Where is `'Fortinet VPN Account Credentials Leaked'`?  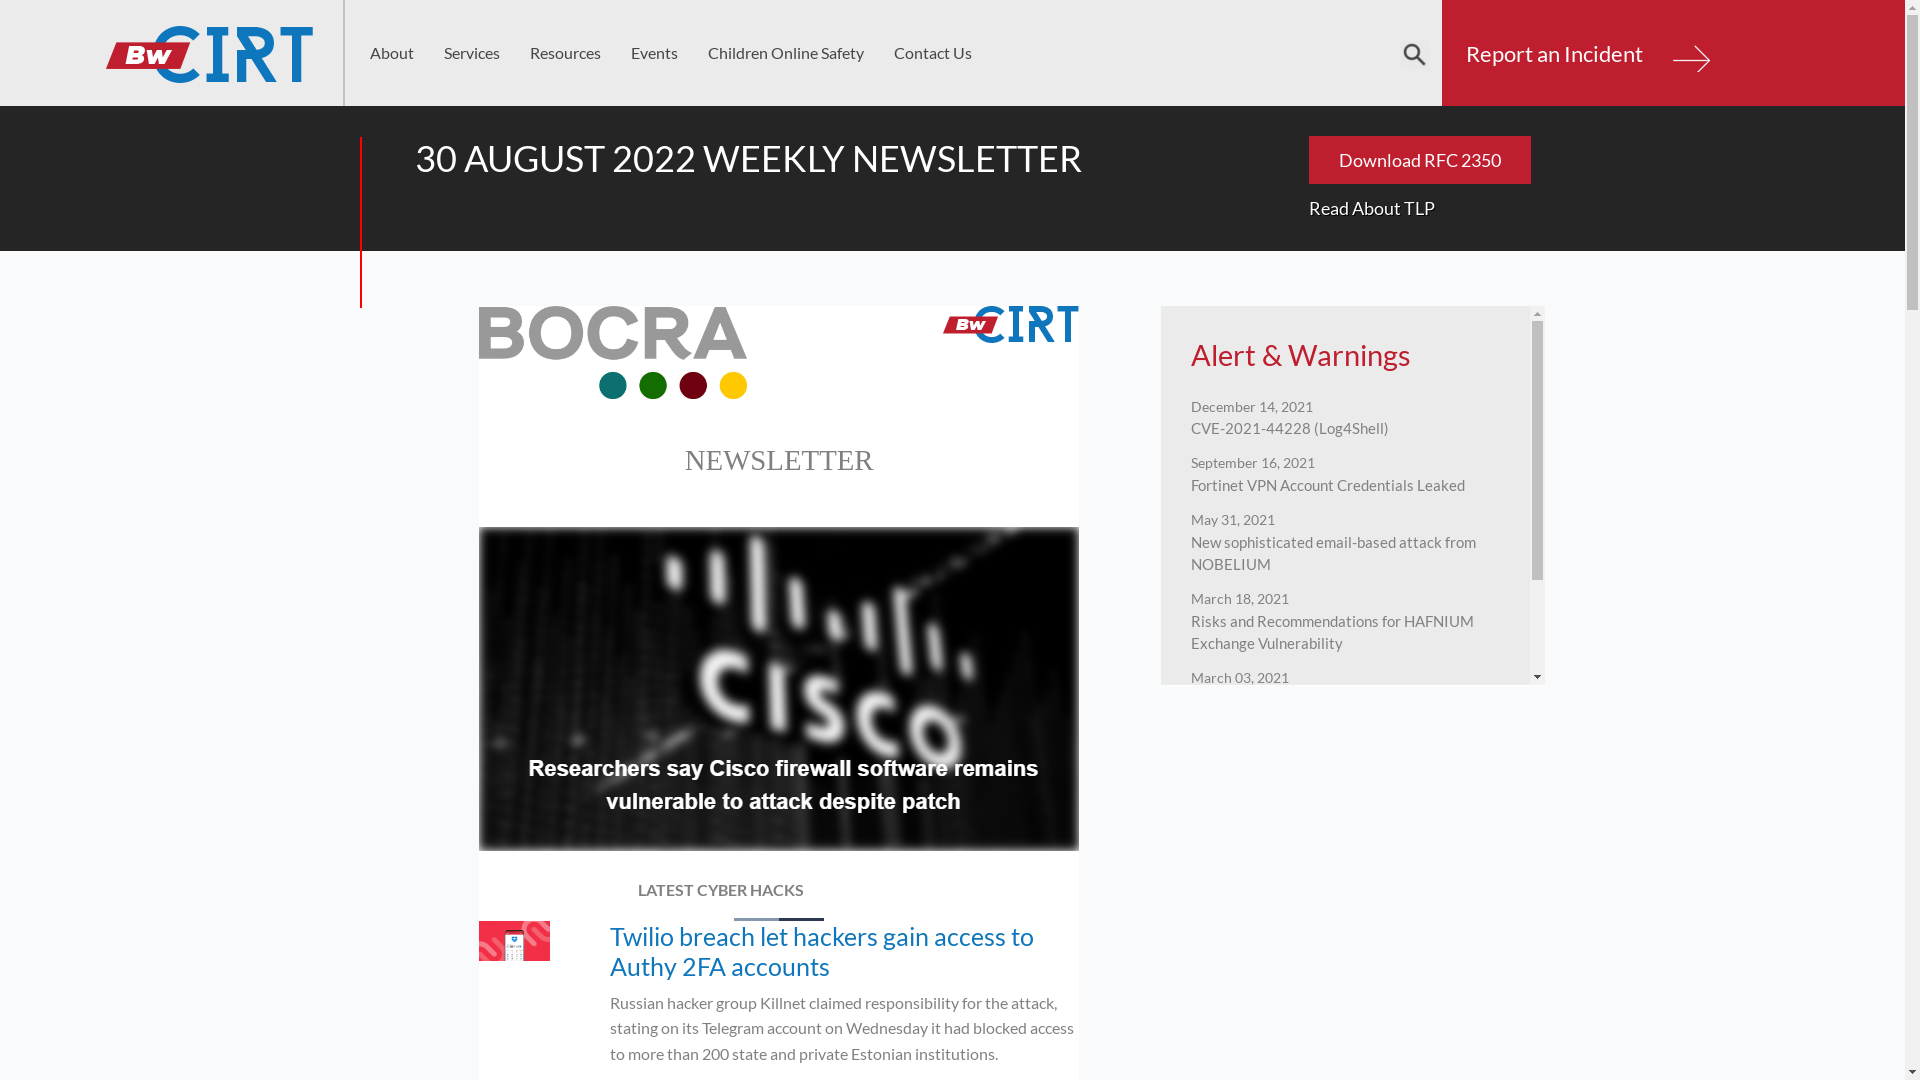
'Fortinet VPN Account Credentials Leaked' is located at coordinates (1328, 481).